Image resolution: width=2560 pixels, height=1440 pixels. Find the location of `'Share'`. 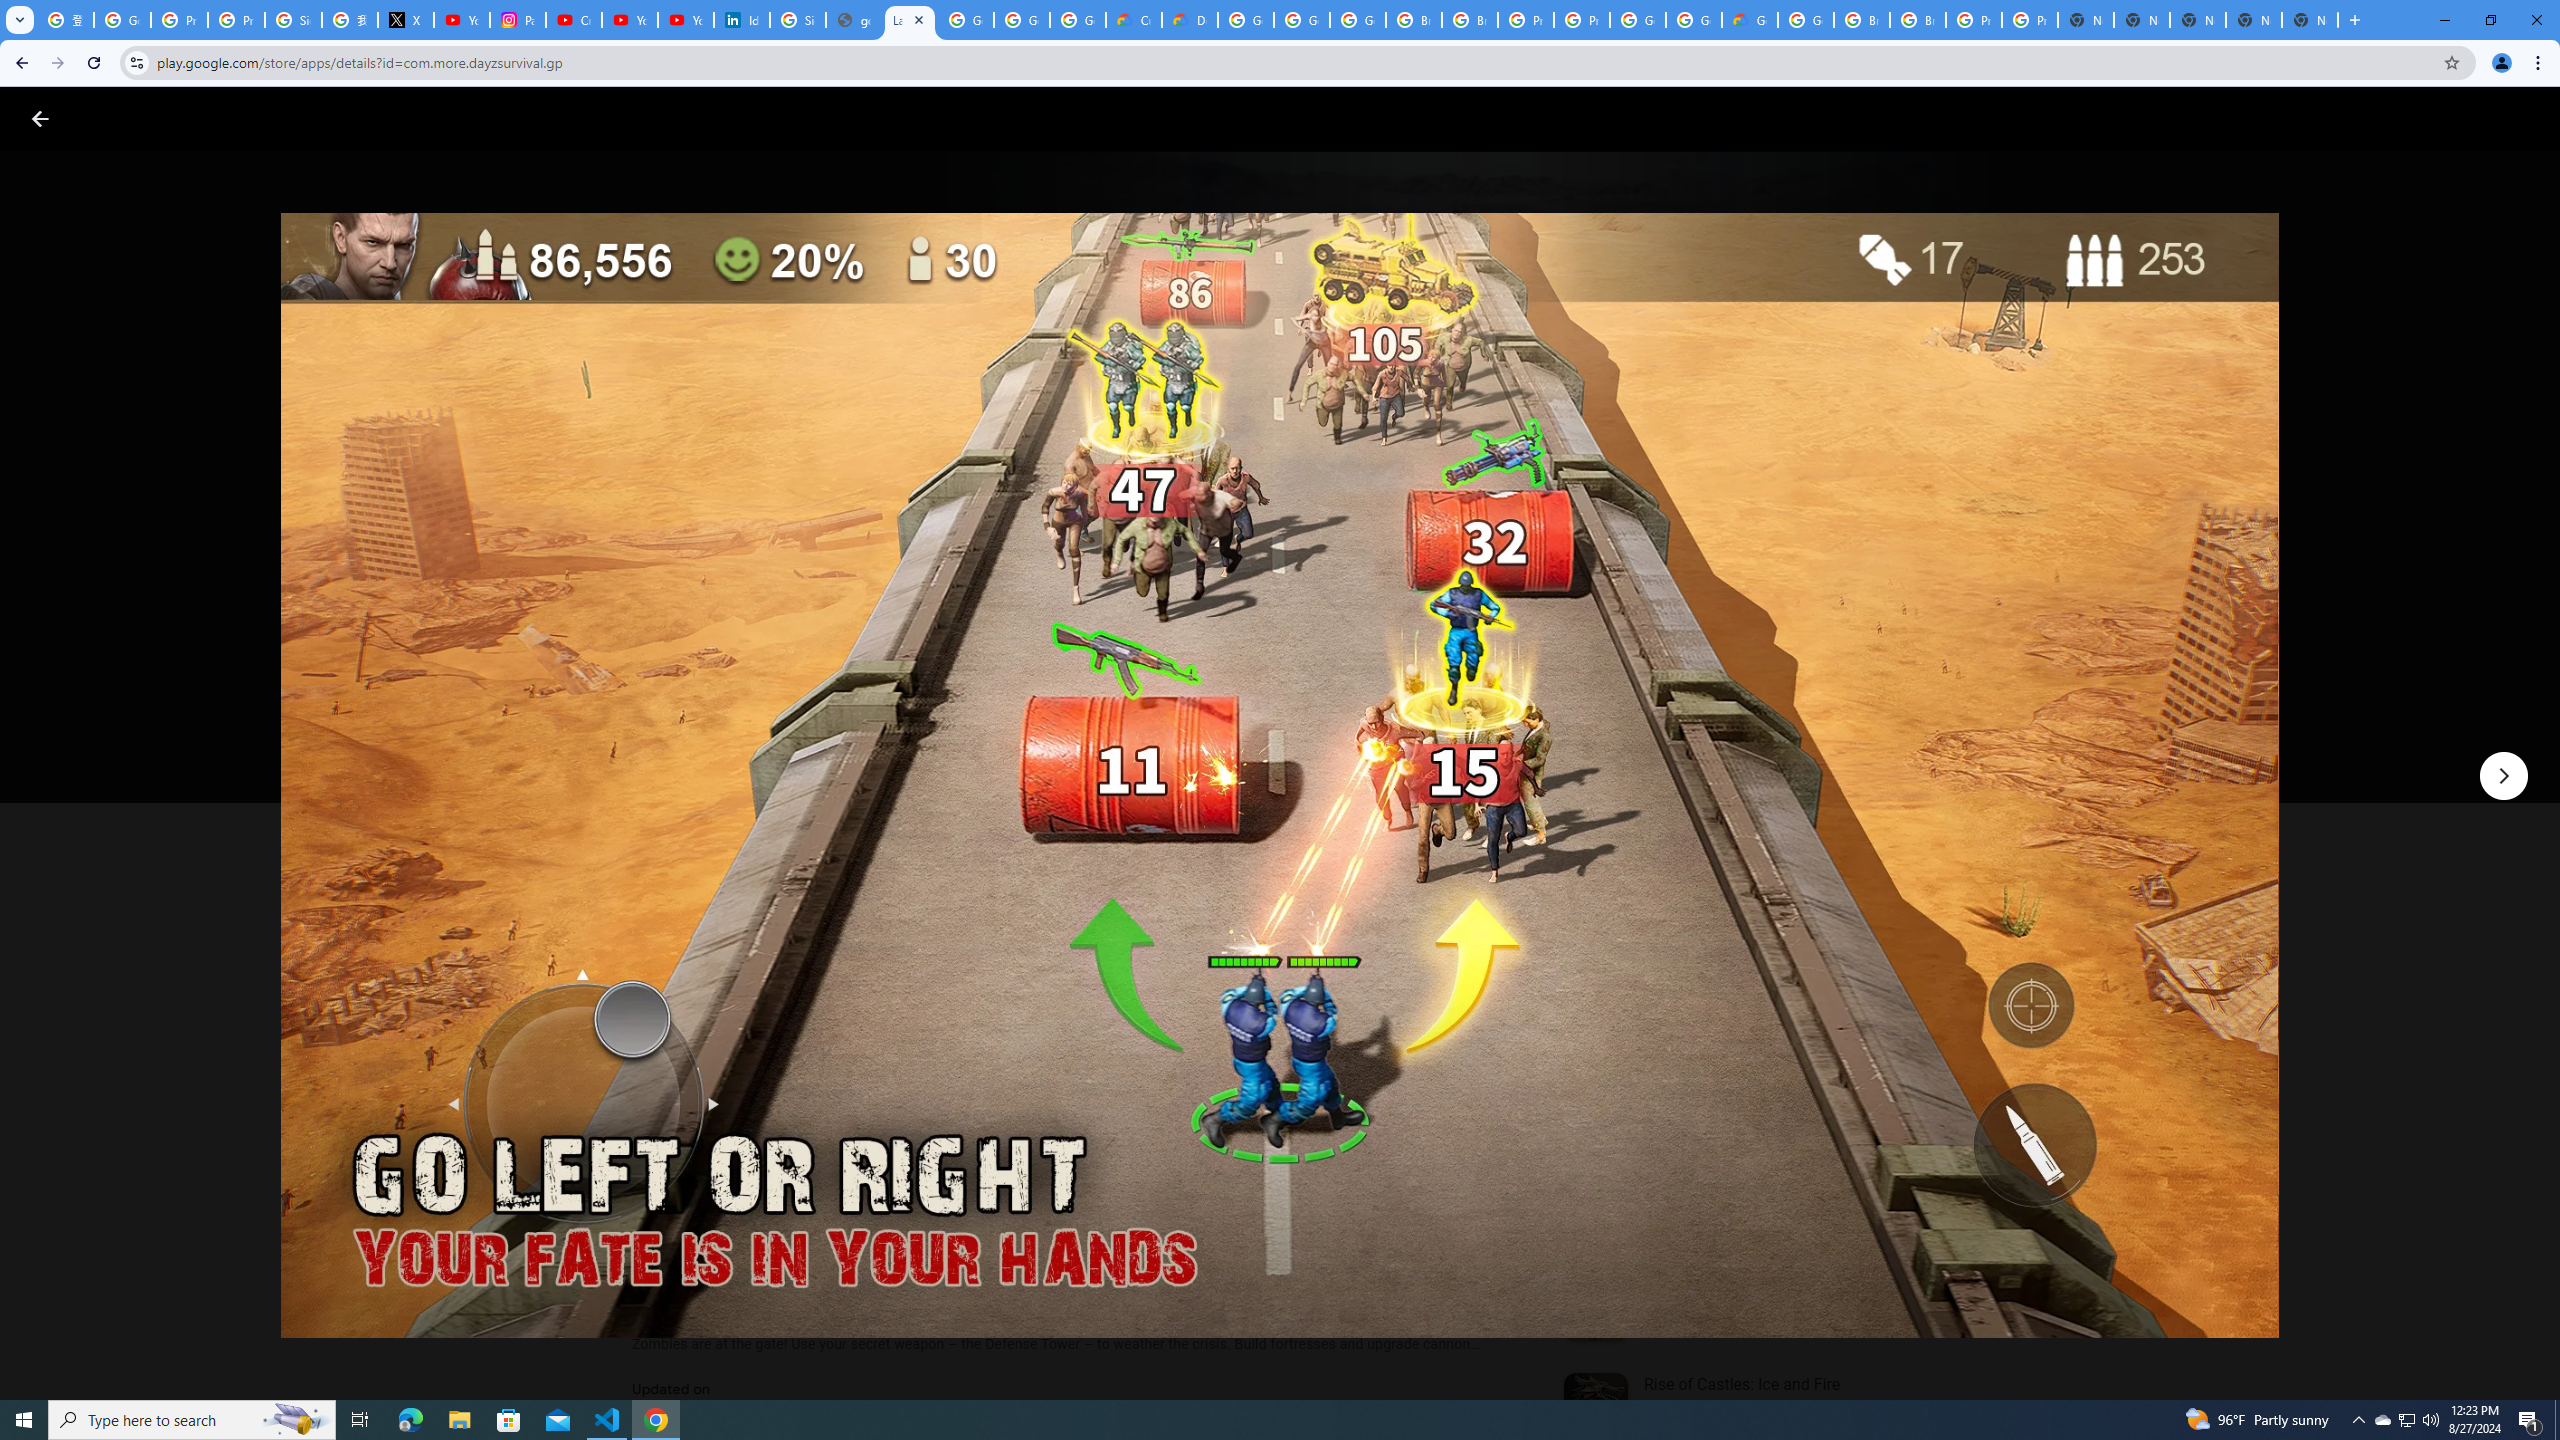

'Share' is located at coordinates (889, 743).